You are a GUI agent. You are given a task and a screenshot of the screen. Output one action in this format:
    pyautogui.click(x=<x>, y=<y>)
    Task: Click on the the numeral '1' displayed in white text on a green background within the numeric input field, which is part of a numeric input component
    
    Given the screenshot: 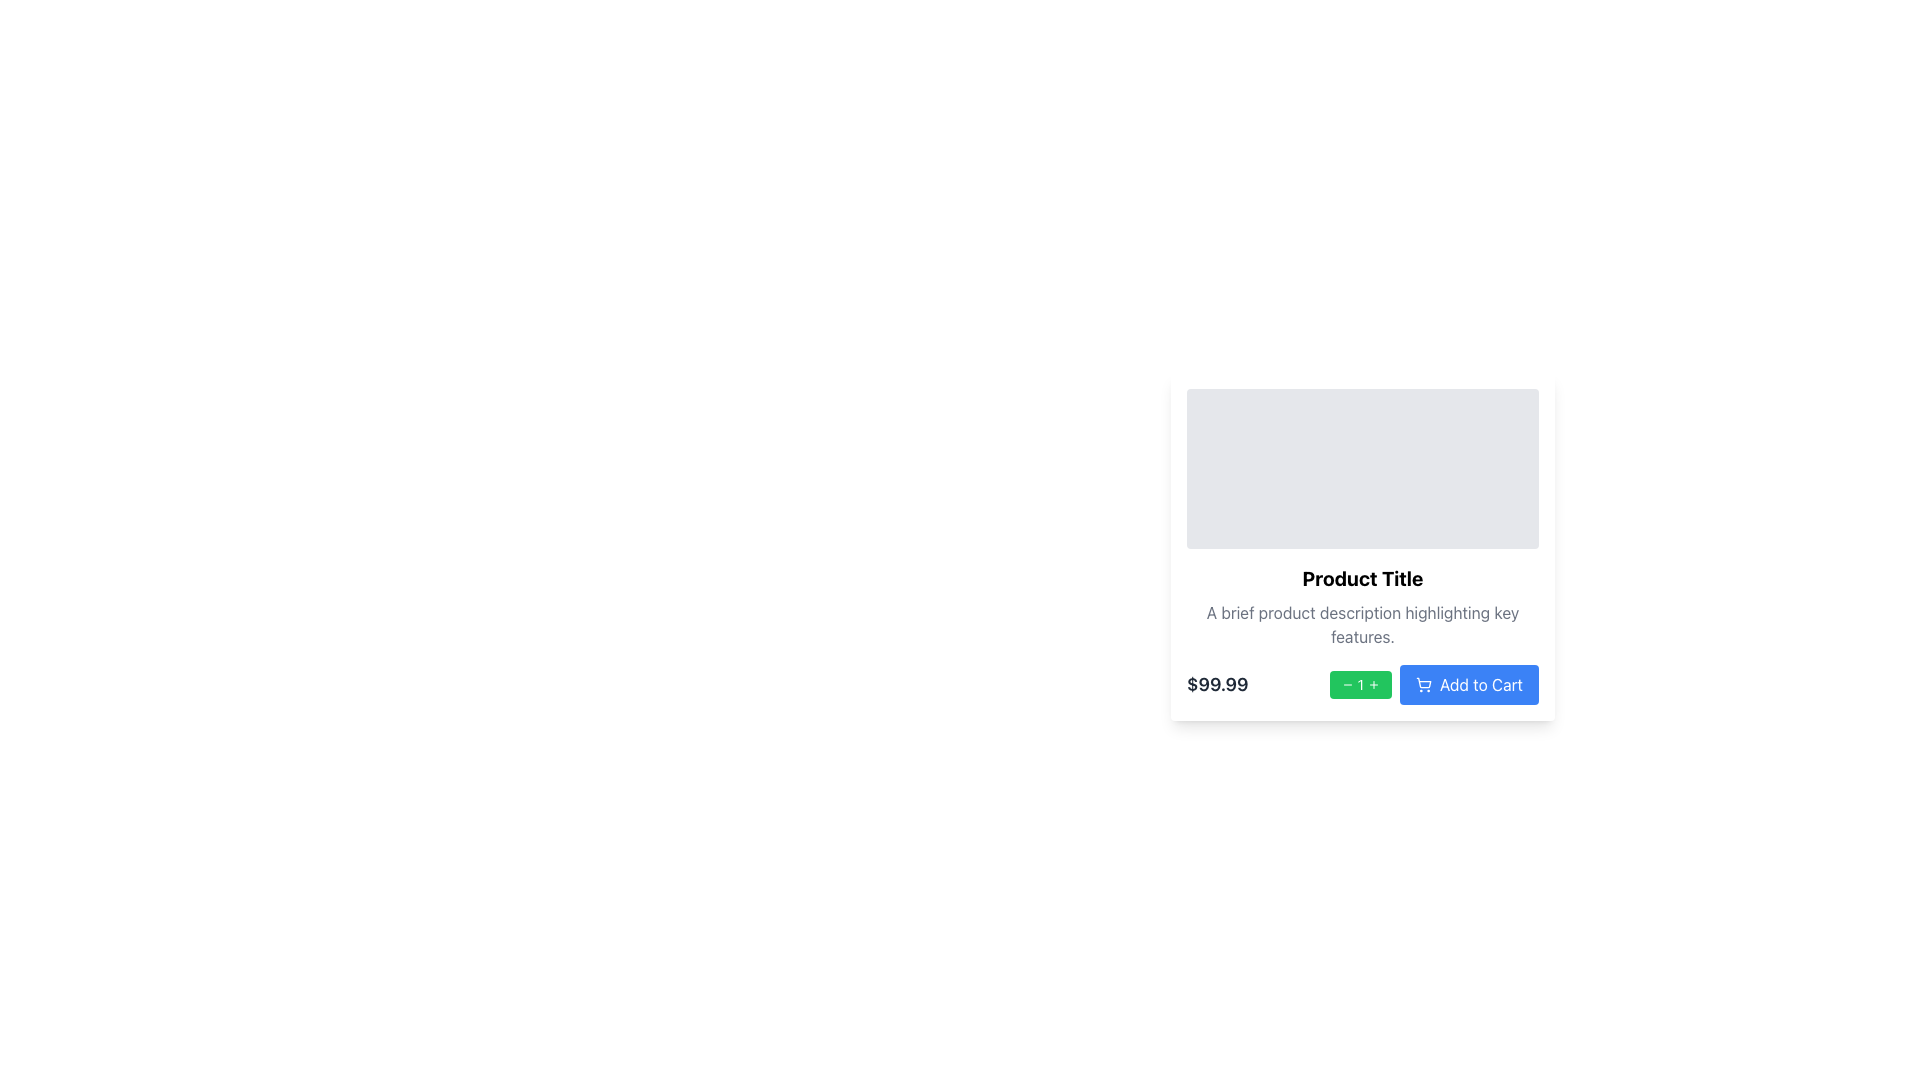 What is the action you would take?
    pyautogui.click(x=1360, y=684)
    